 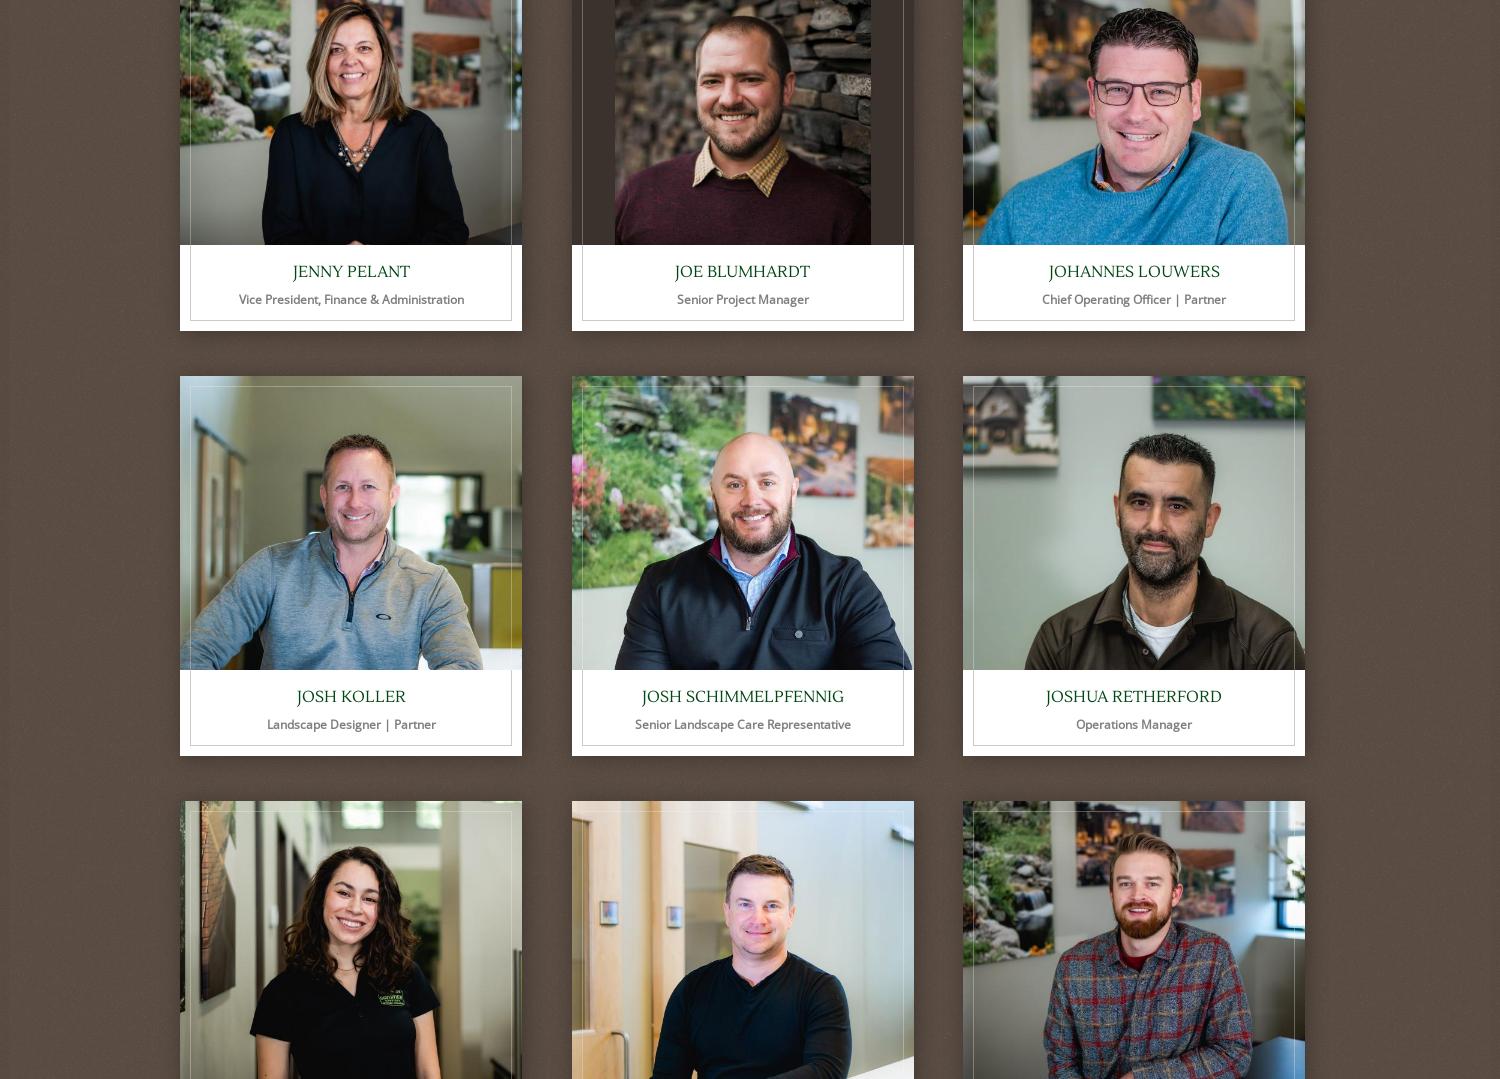 I want to click on 'Josh Schimmelpfennig', so click(x=741, y=697).